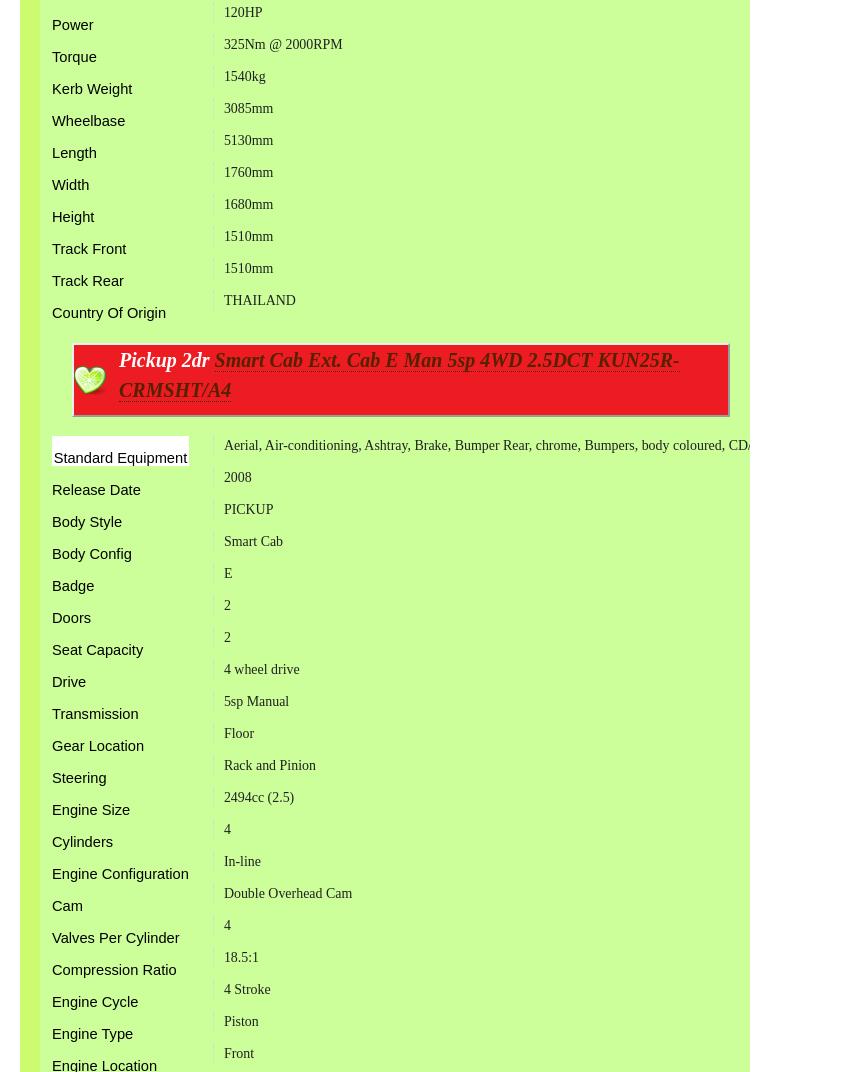 The height and width of the screenshot is (1072, 845). I want to click on '4 Stroke', so click(245, 987).